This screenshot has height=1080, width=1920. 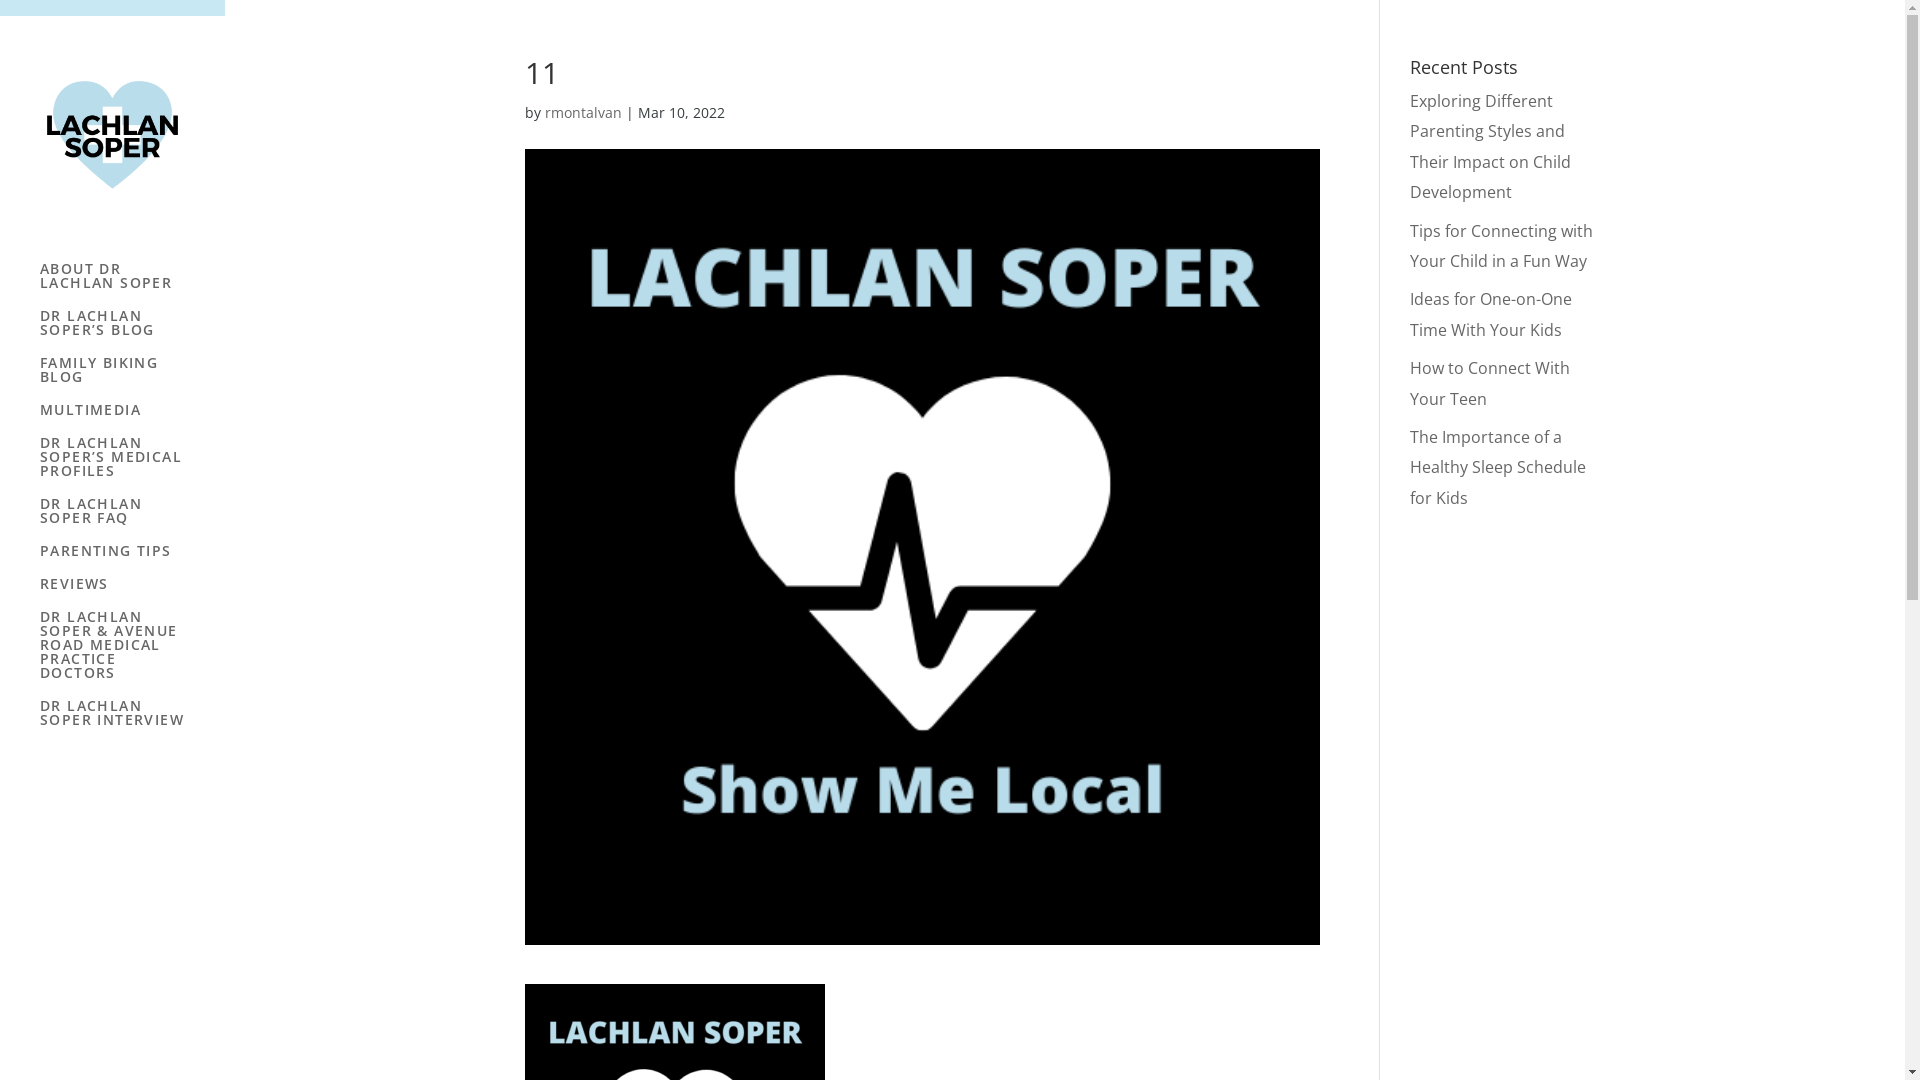 I want to click on 'The Importance of a Healthy Sleep Schedule for Kids', so click(x=1497, y=467).